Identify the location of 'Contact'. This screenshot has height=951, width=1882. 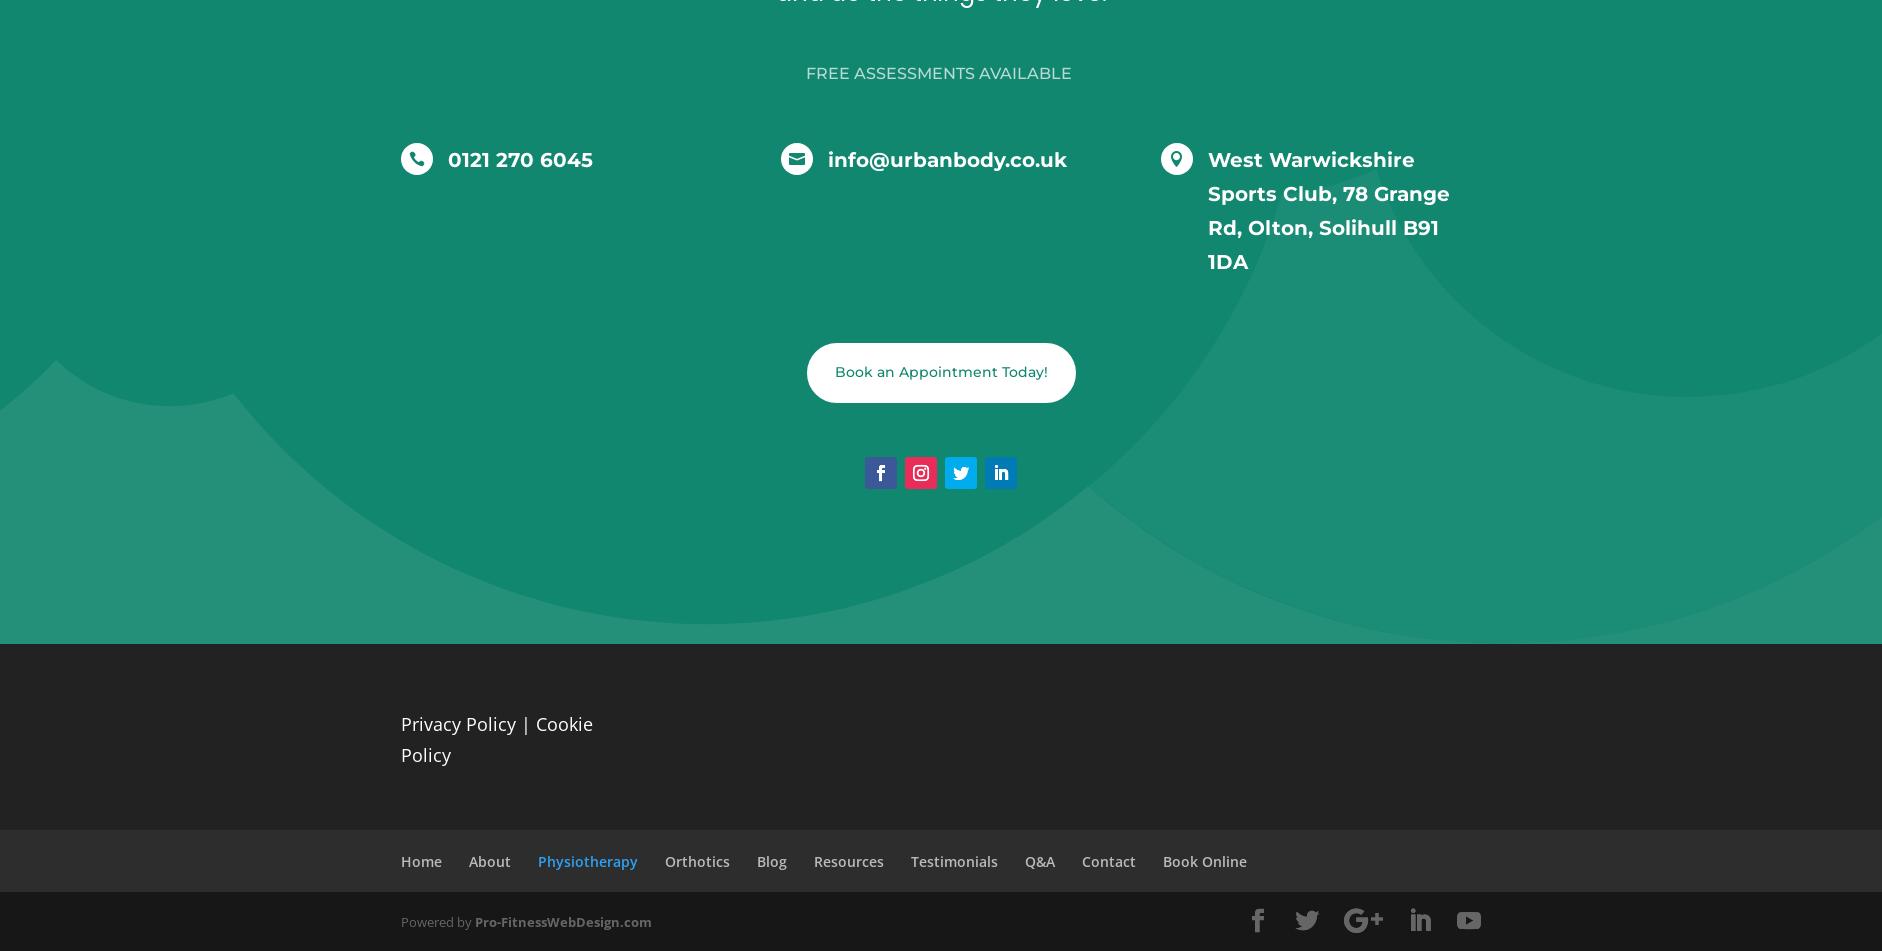
(1080, 859).